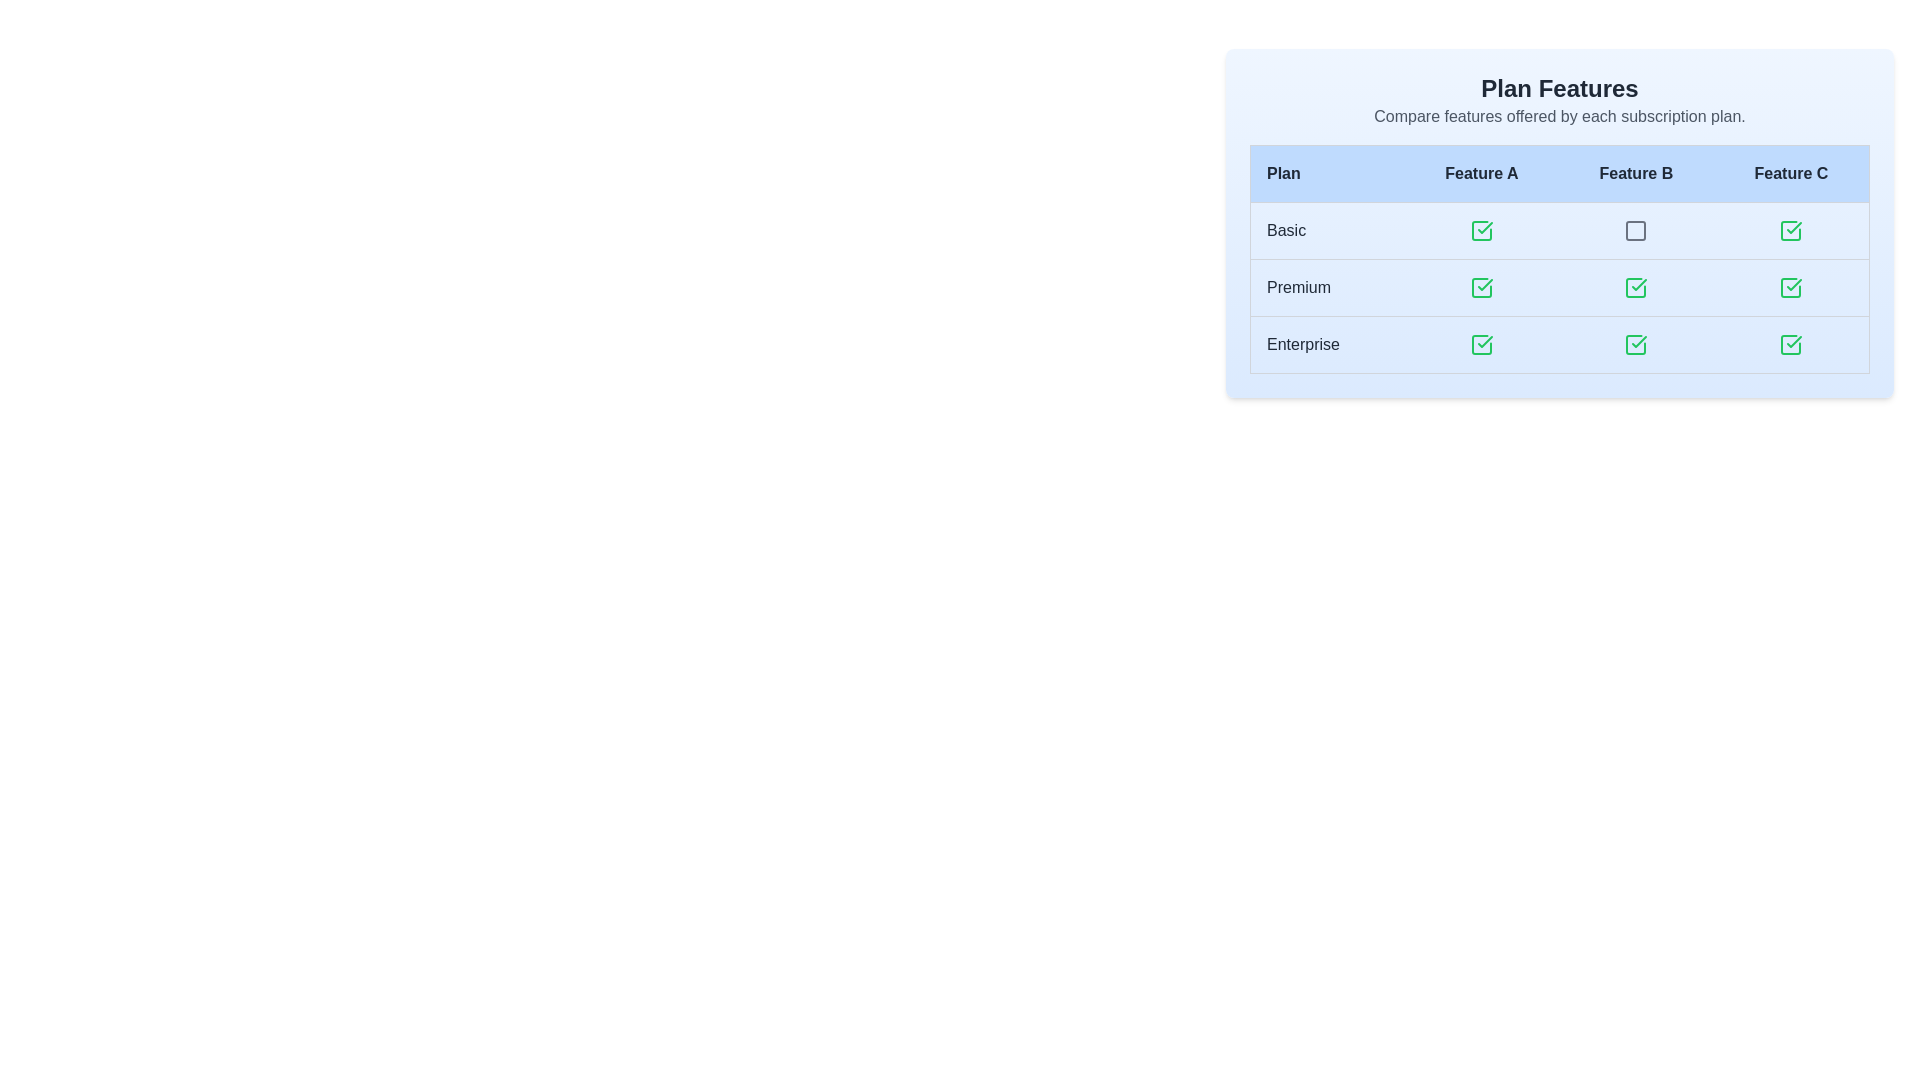  Describe the element at coordinates (1481, 230) in the screenshot. I see `icon that indicates the availability of 'Feature A' for the 'Basic' subscription plan, located in the first row under the 'Feature A' column of the table` at that location.